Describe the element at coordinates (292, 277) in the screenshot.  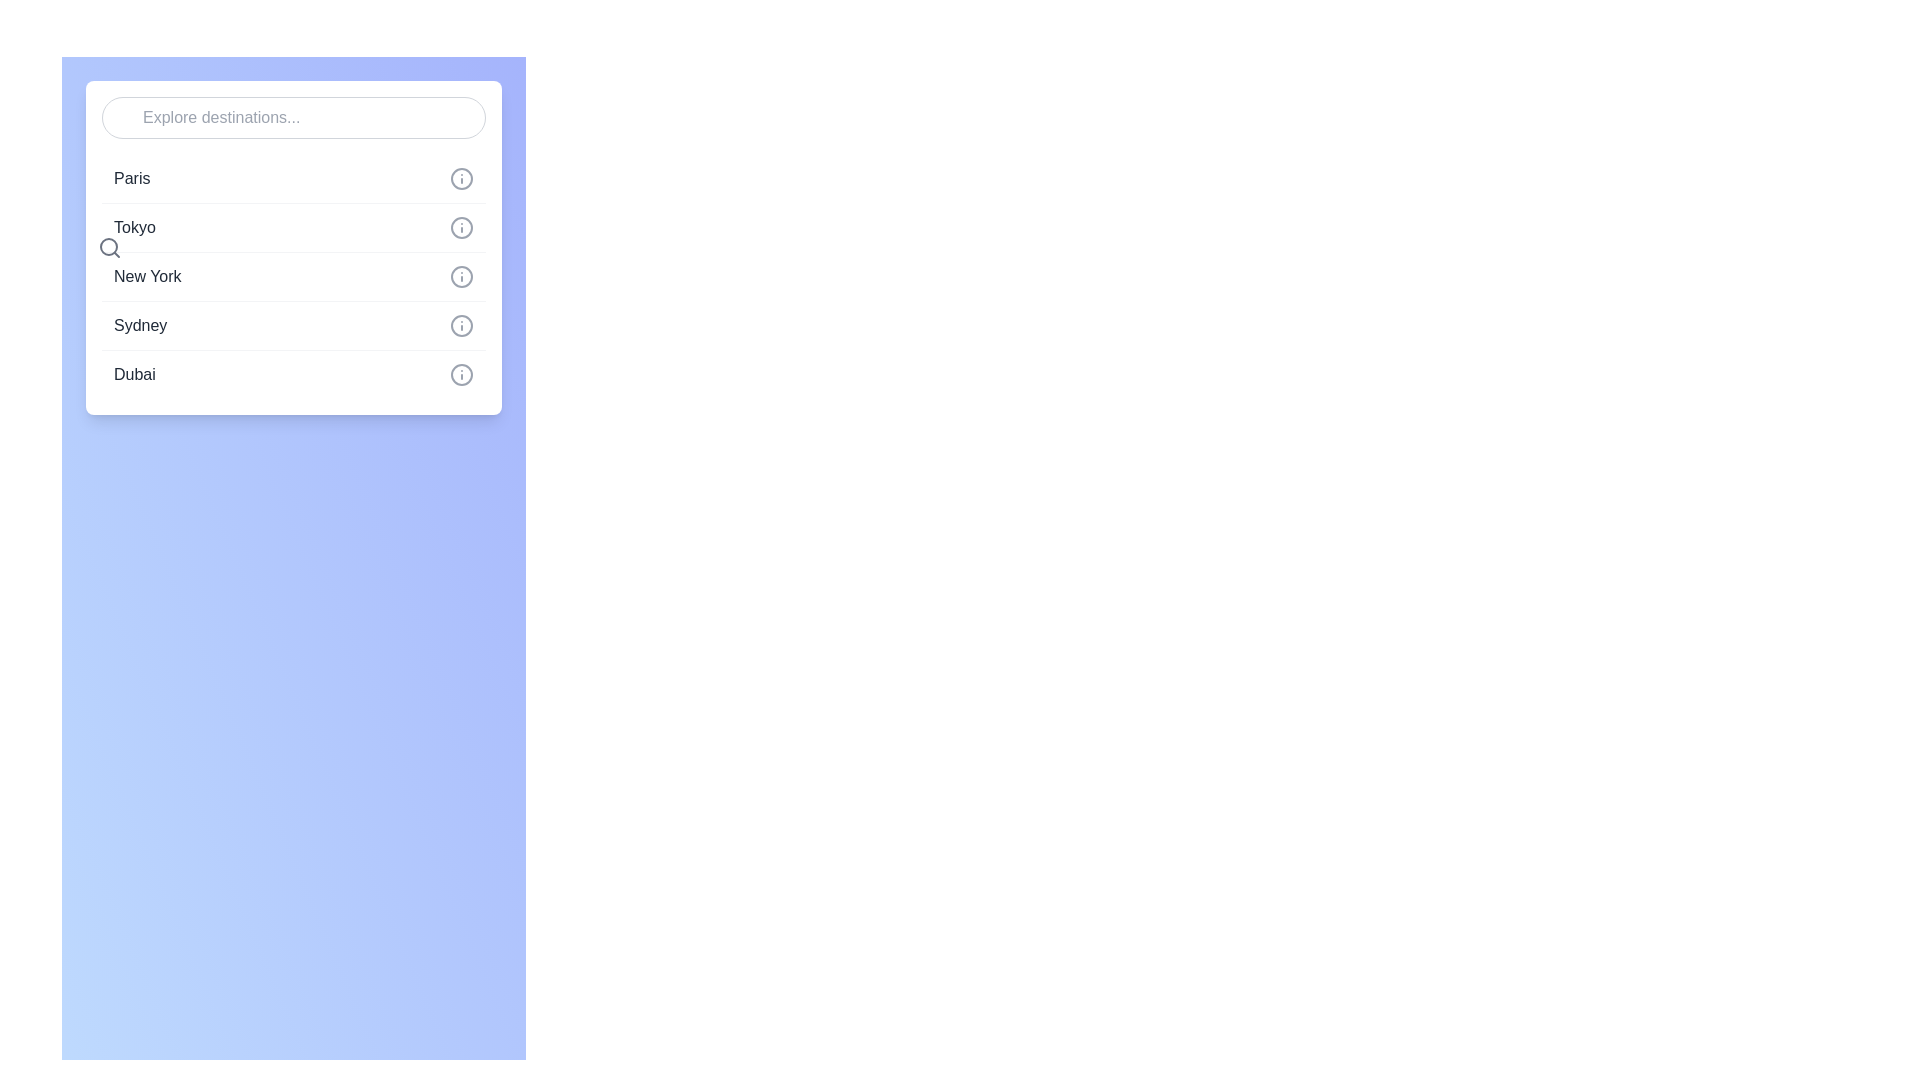
I see `the list item labeled 'New York'` at that location.